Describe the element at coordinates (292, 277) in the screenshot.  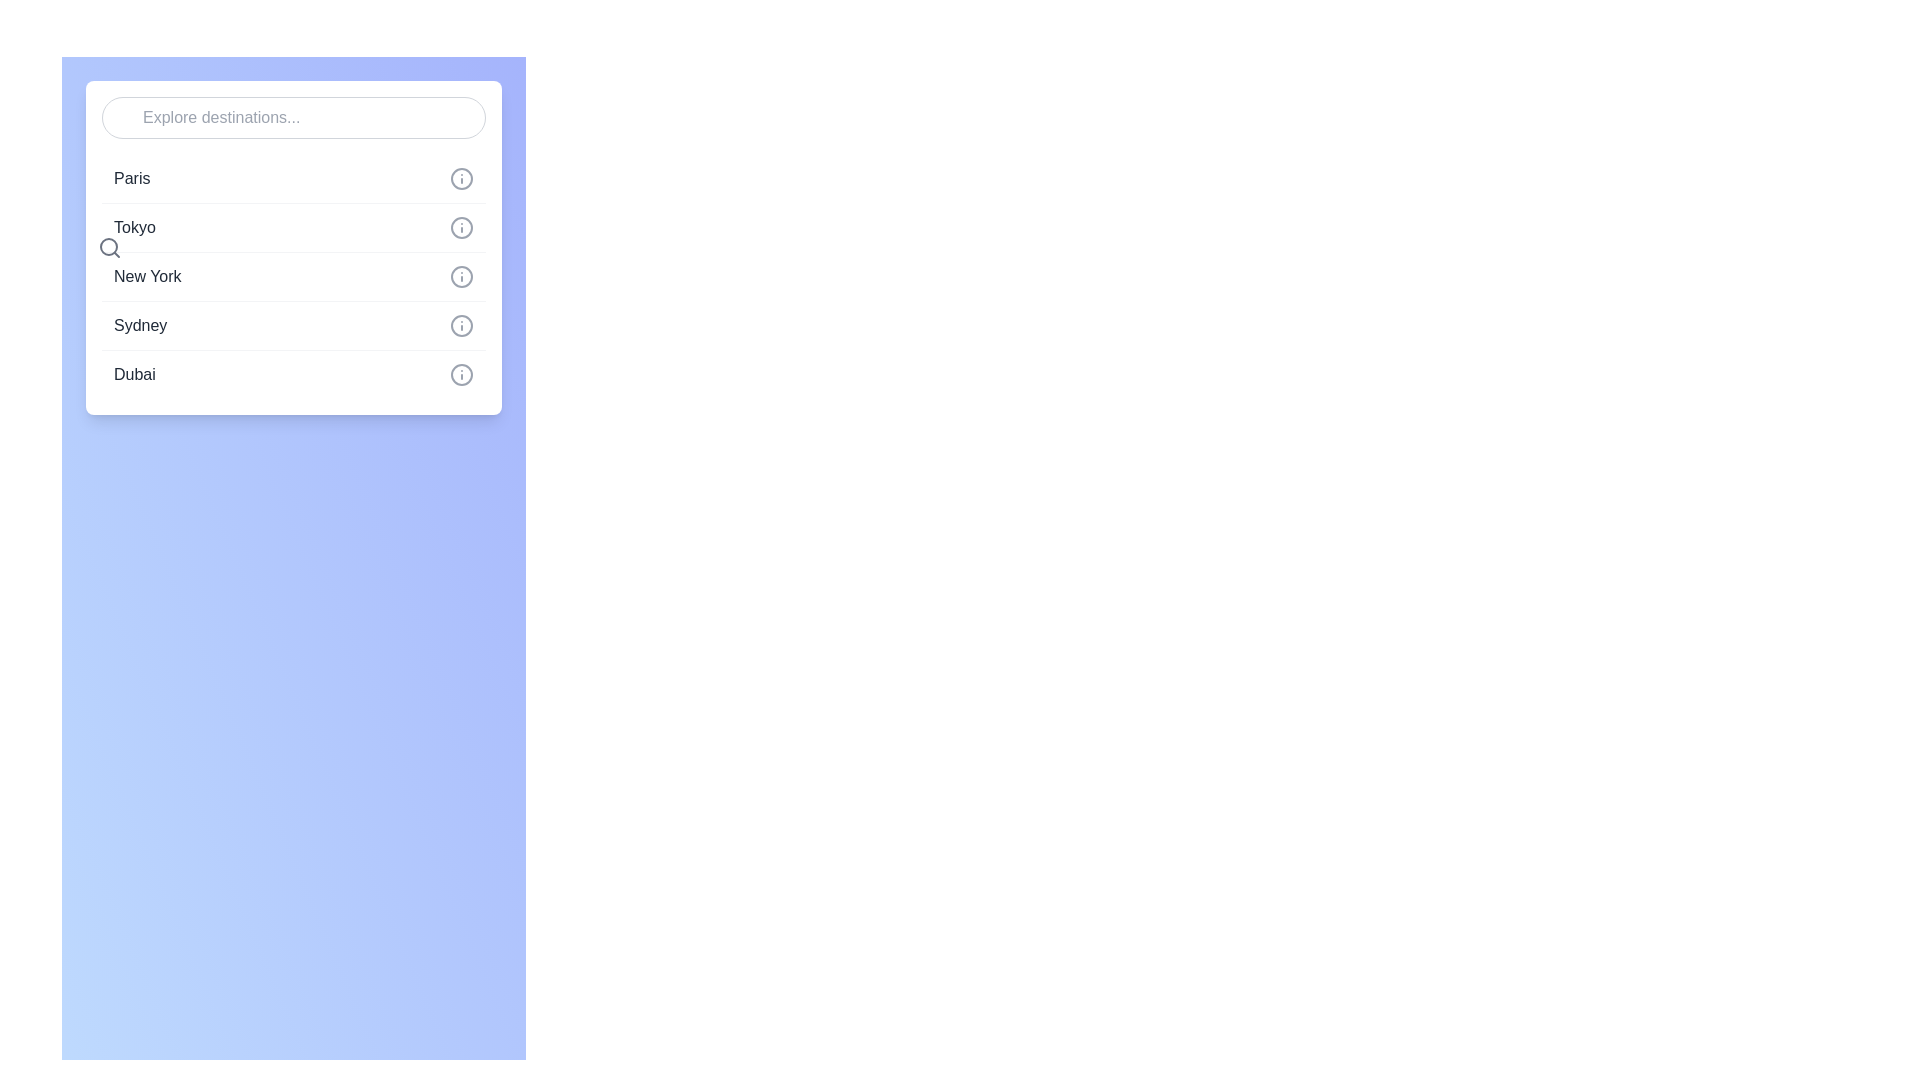
I see `the list item labeled 'New York'` at that location.